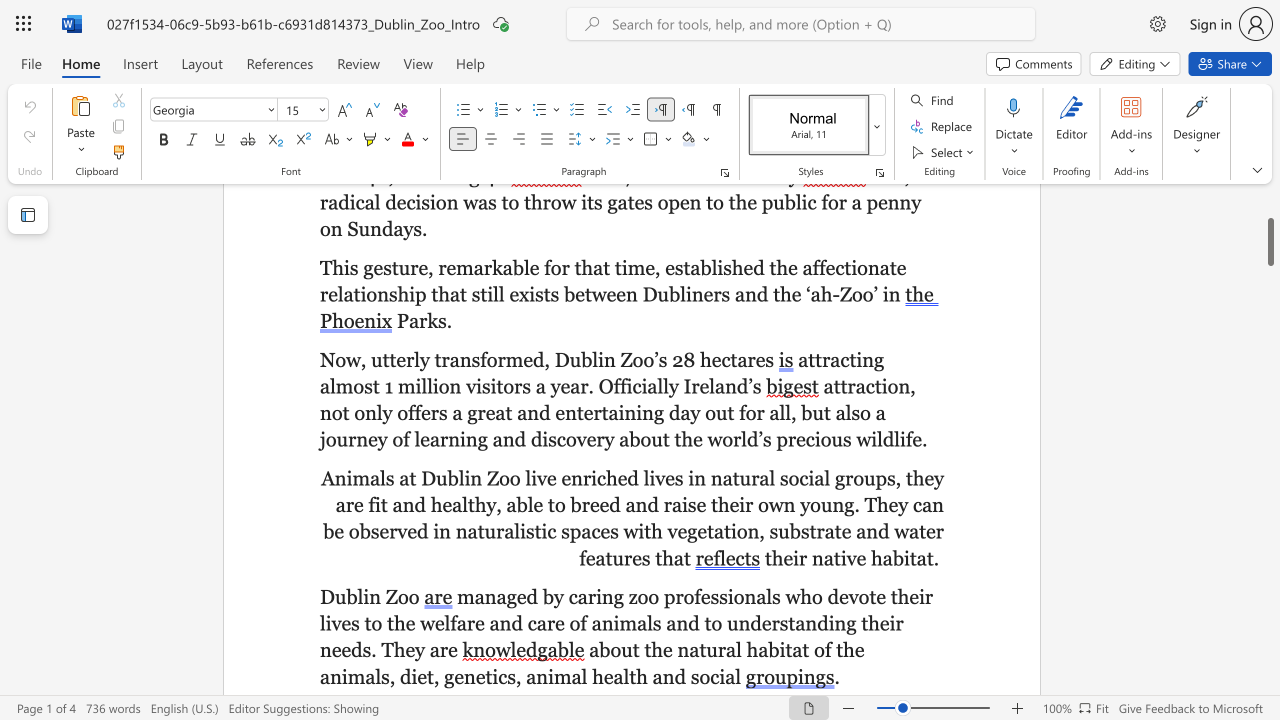 Image resolution: width=1280 pixels, height=720 pixels. I want to click on the subset text "h vegetation, substrate a" within the text "in naturalistic spaces with vegetation, substrate and water features that", so click(651, 530).